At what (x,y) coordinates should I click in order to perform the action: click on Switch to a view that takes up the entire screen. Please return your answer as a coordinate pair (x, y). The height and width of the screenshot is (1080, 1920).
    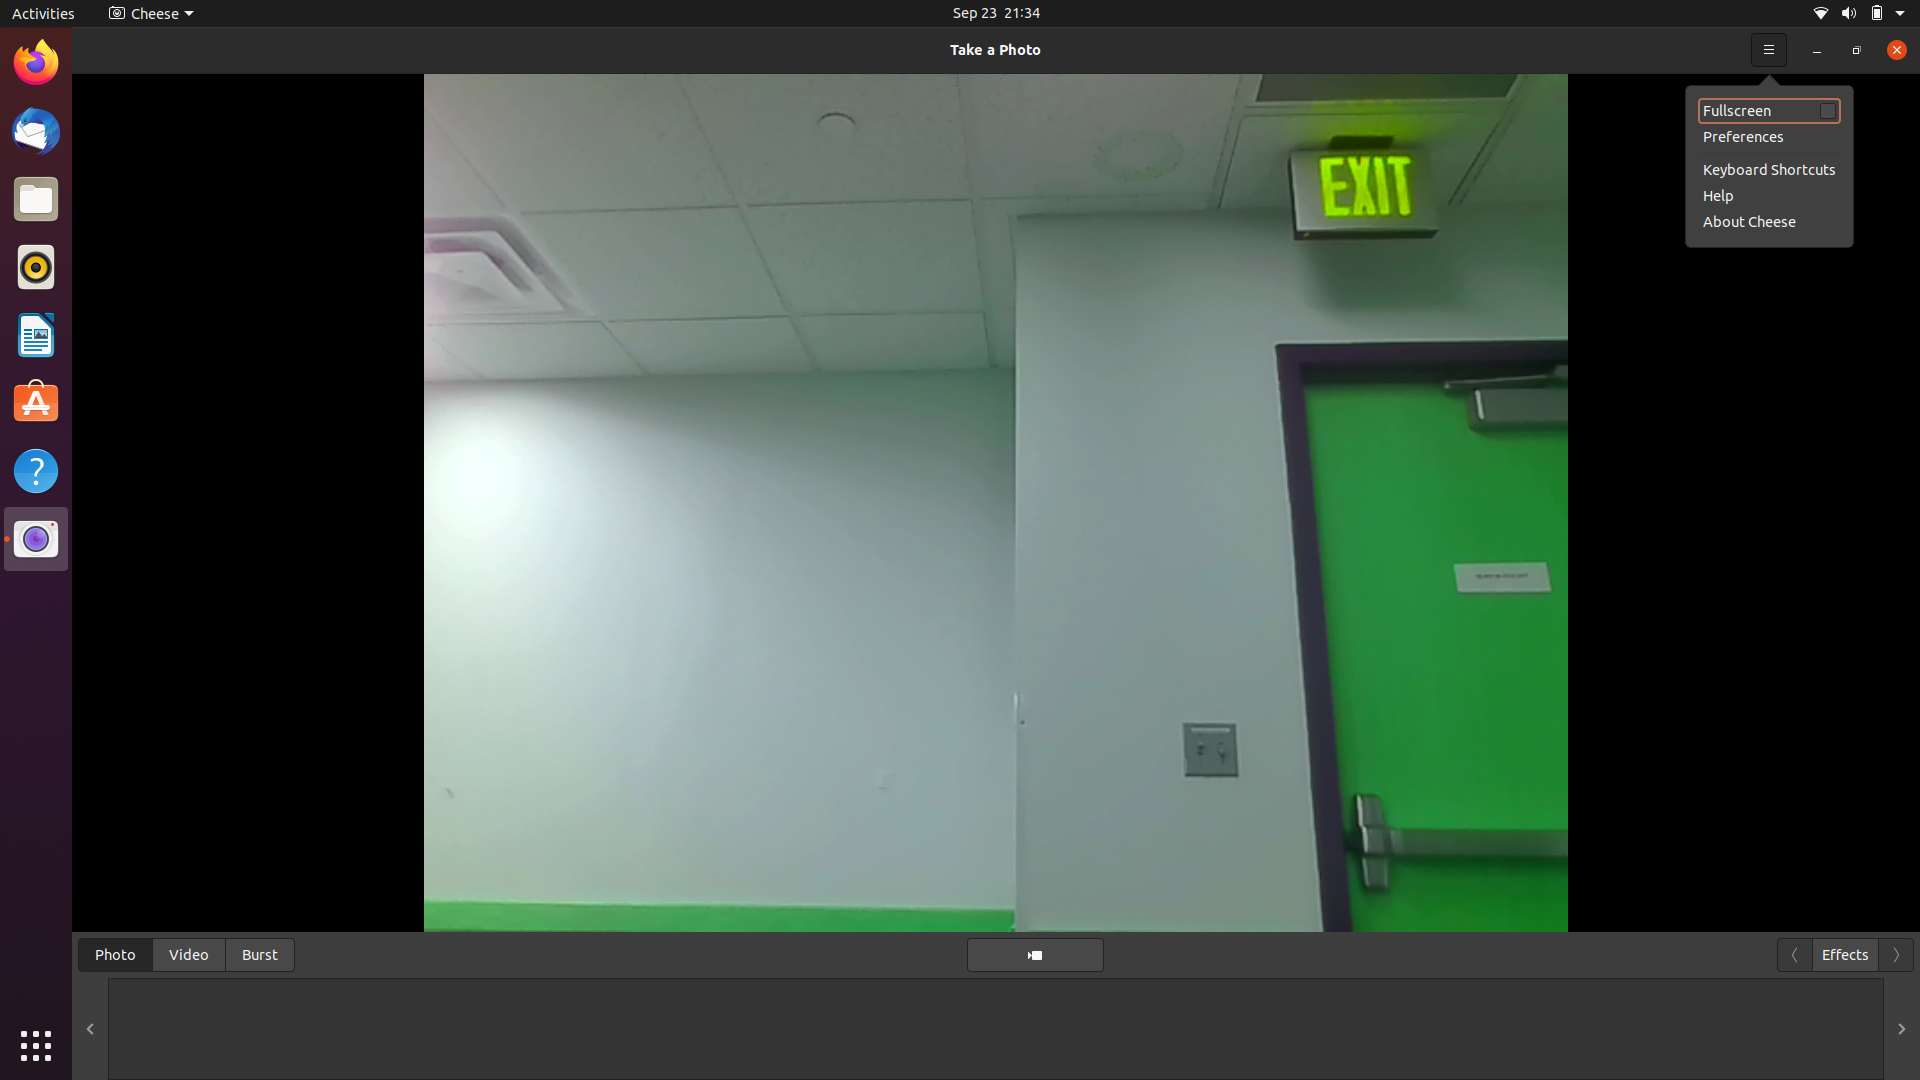
    Looking at the image, I should click on (1769, 110).